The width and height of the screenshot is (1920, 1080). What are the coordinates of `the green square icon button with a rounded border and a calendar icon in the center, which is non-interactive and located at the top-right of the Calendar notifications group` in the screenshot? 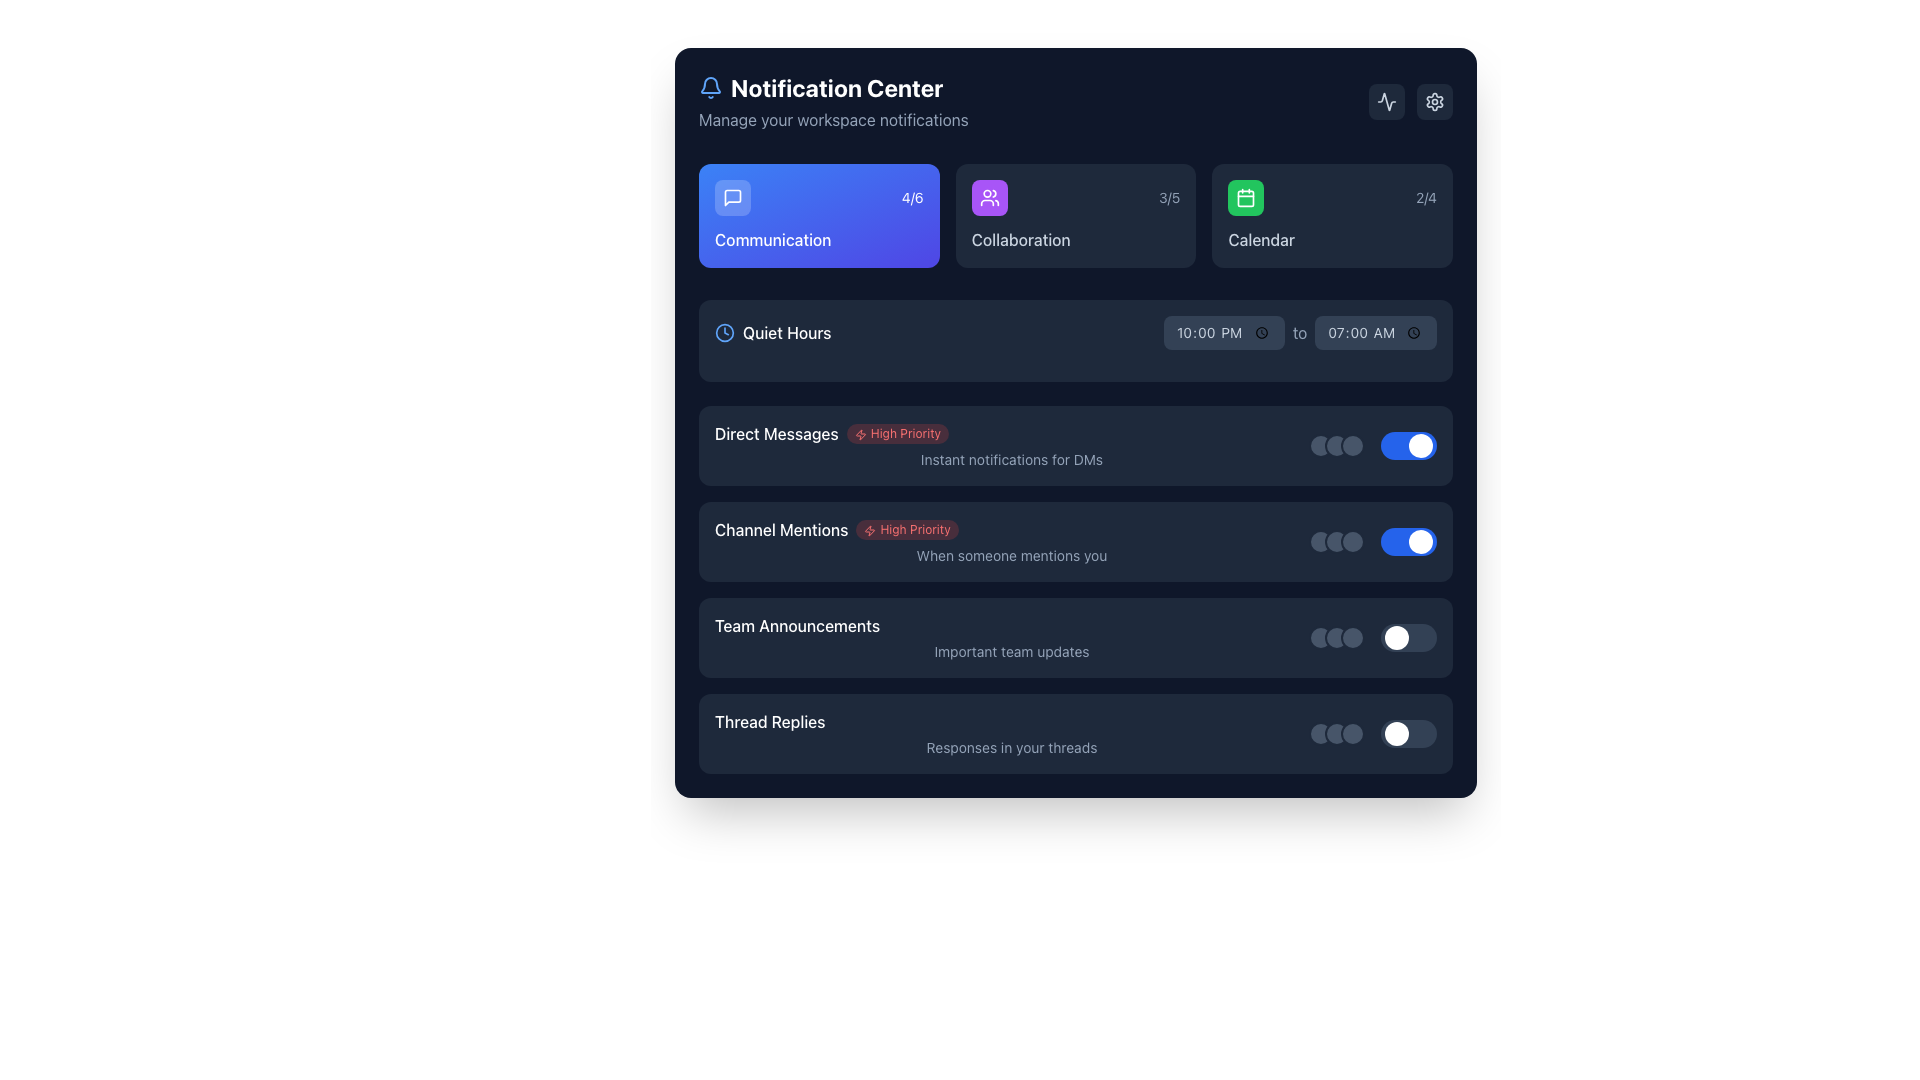 It's located at (1245, 197).